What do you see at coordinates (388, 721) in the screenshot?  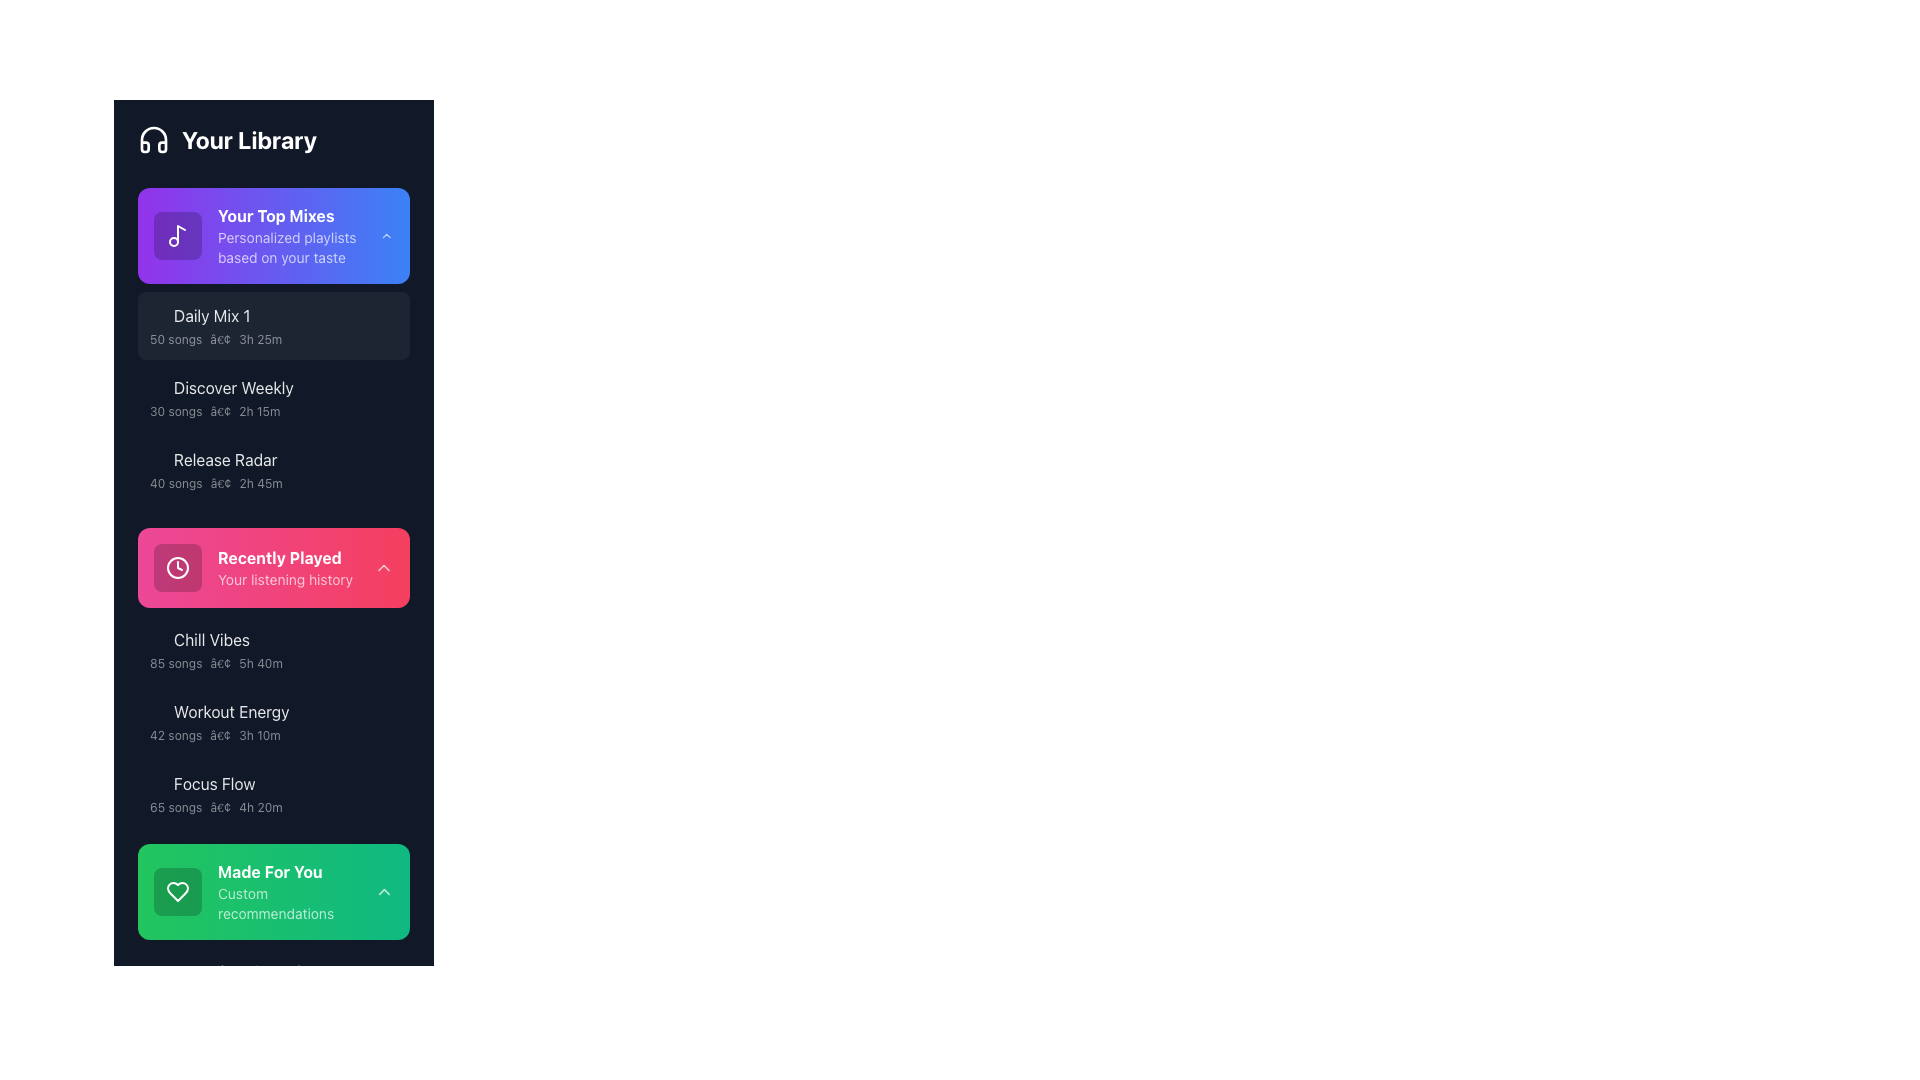 I see `the circular '+' button located on the right side of the 'Workout Energy' playlist section` at bounding box center [388, 721].